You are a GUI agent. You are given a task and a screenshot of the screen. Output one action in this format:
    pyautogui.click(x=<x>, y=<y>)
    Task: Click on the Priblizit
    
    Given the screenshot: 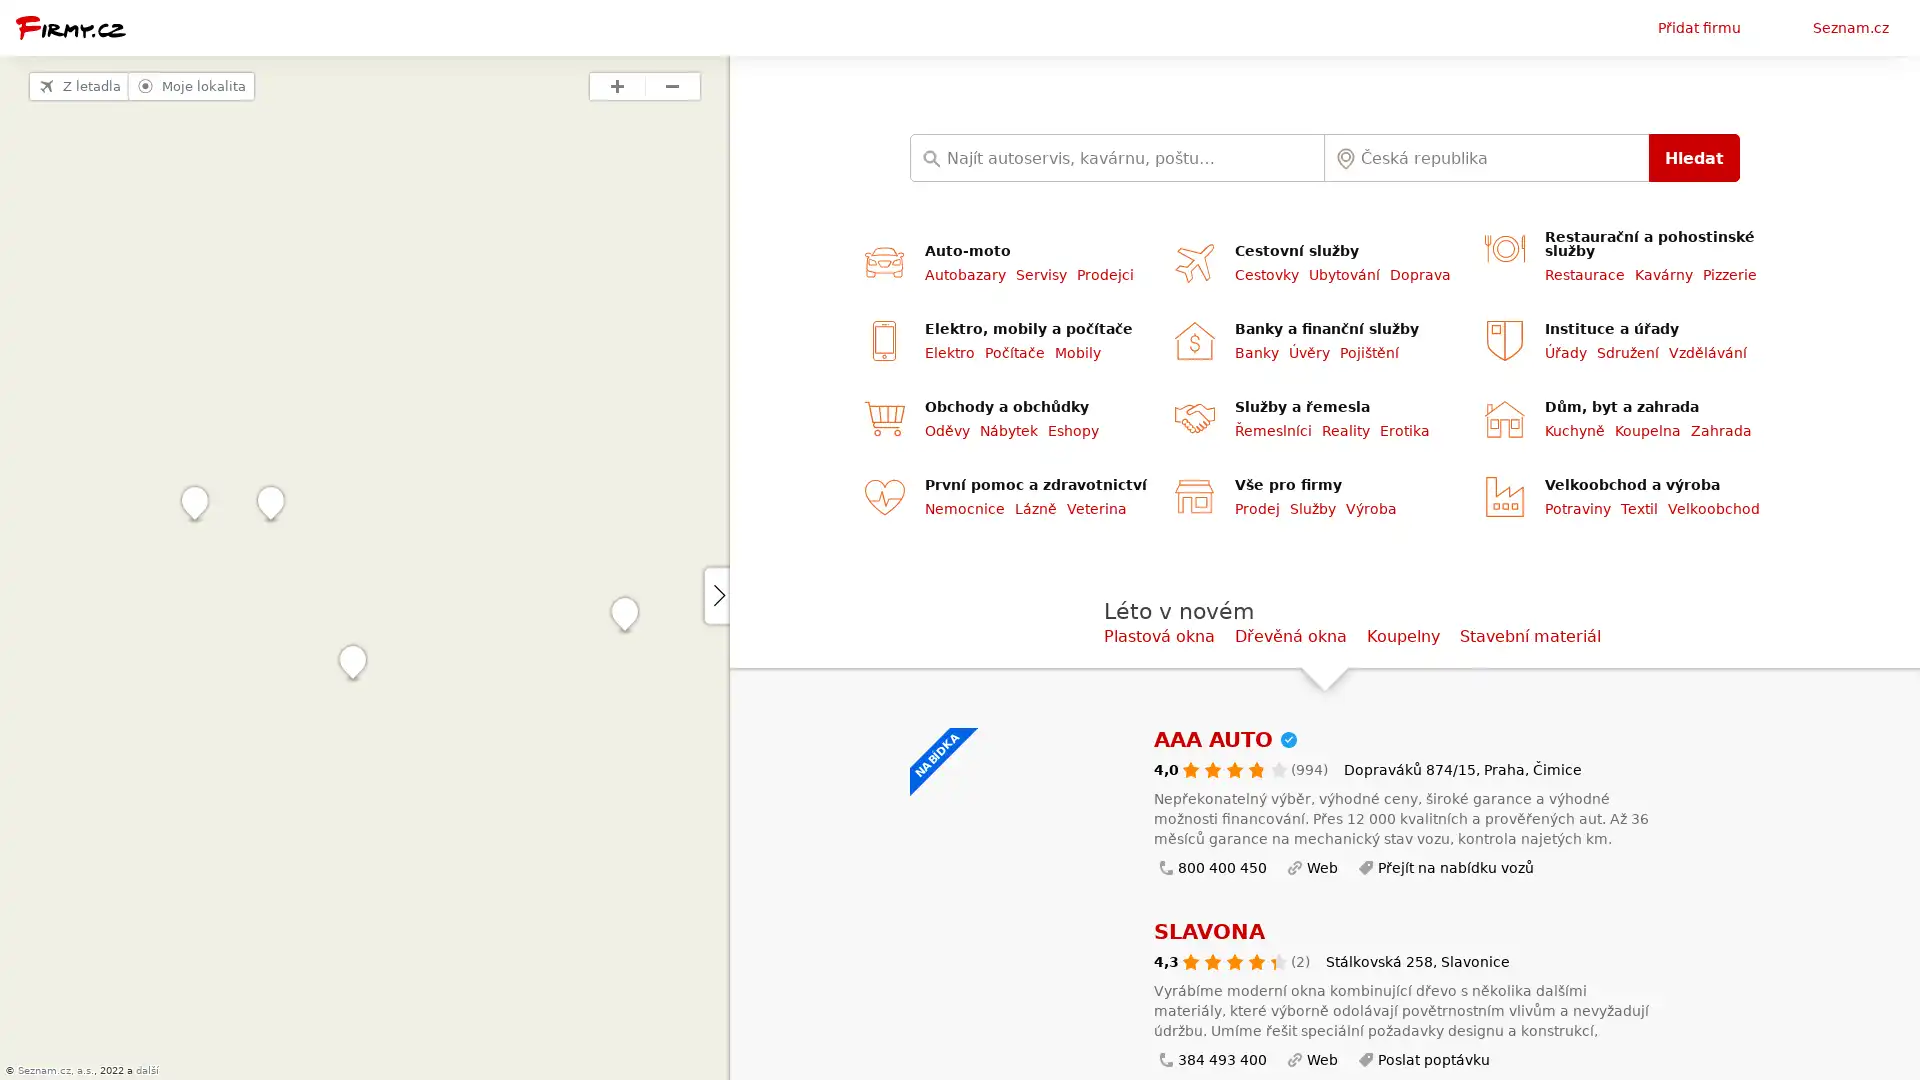 What is the action you would take?
    pyautogui.click(x=671, y=134)
    